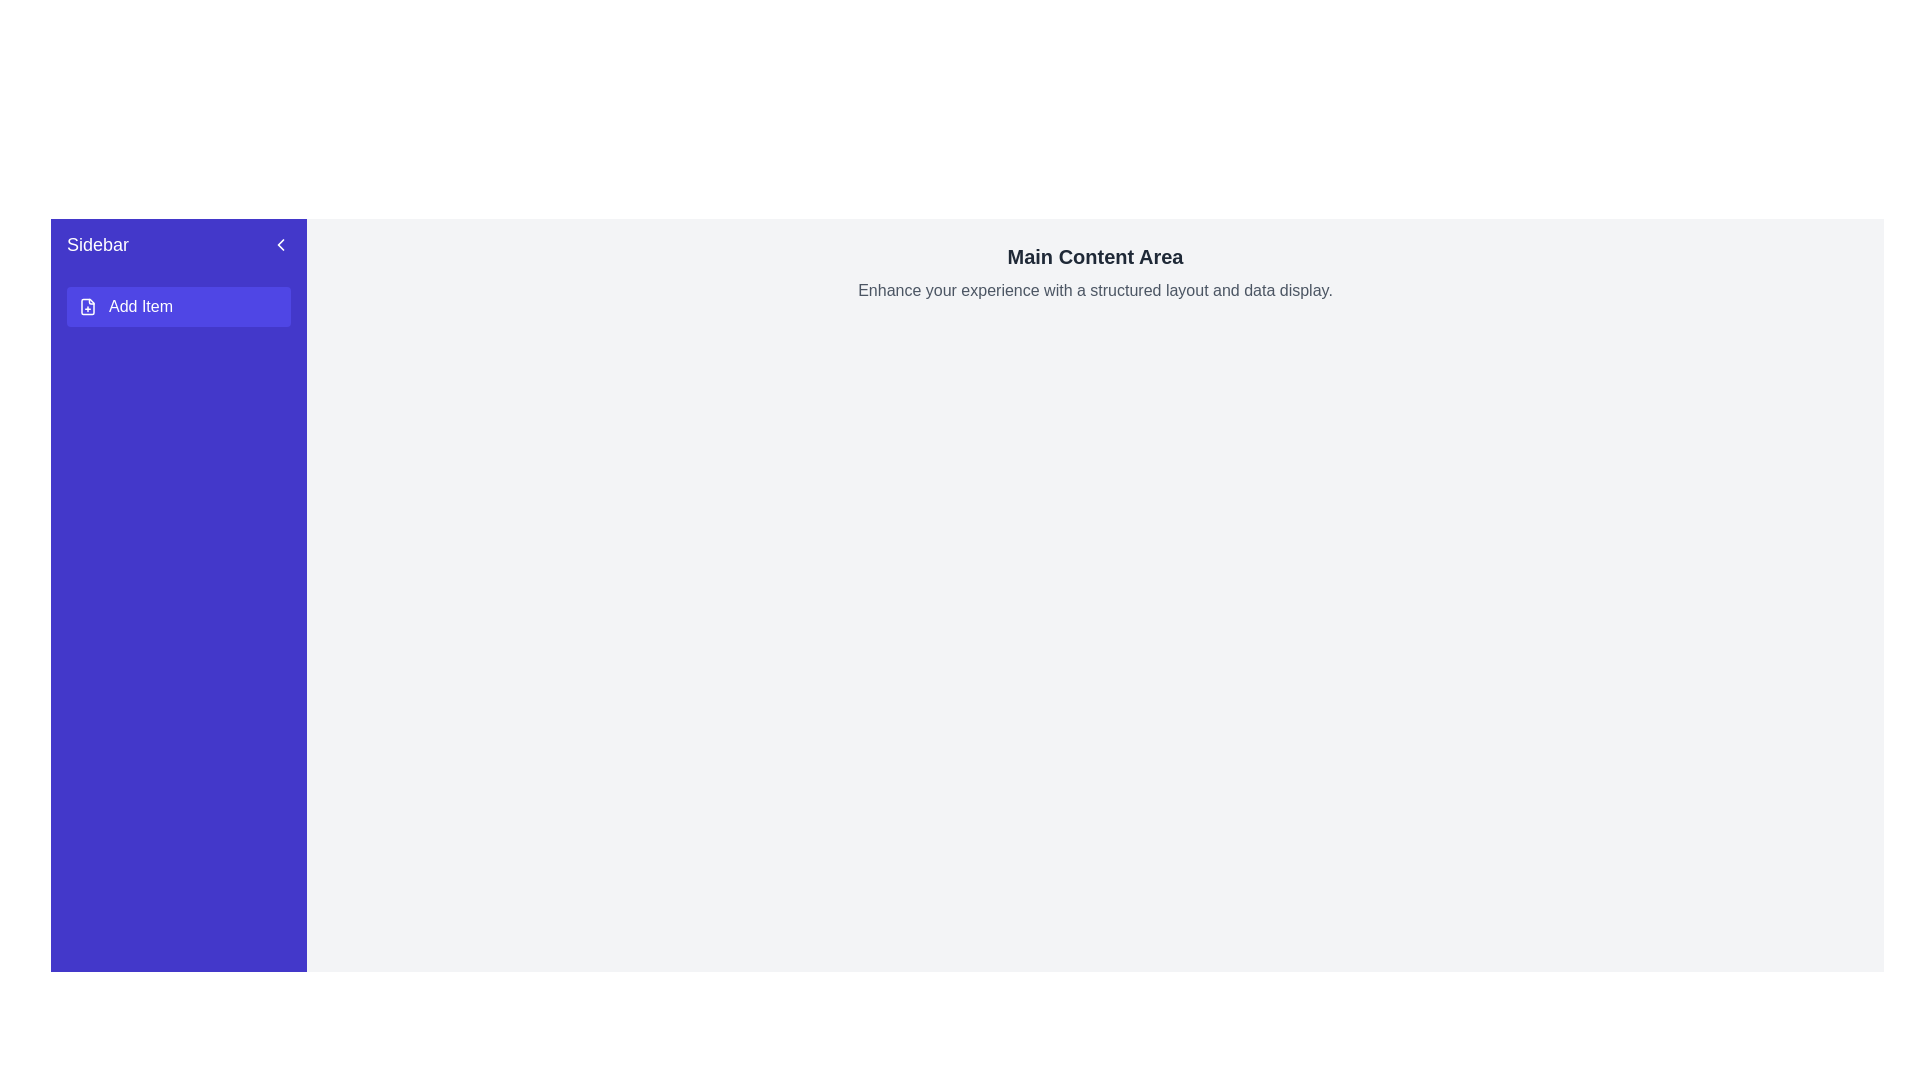 The width and height of the screenshot is (1920, 1080). I want to click on the left-pointing chevron icon button located at the top-right corner of the vertical sidebar, adjacent to the 'Sidebar' text, so click(280, 244).